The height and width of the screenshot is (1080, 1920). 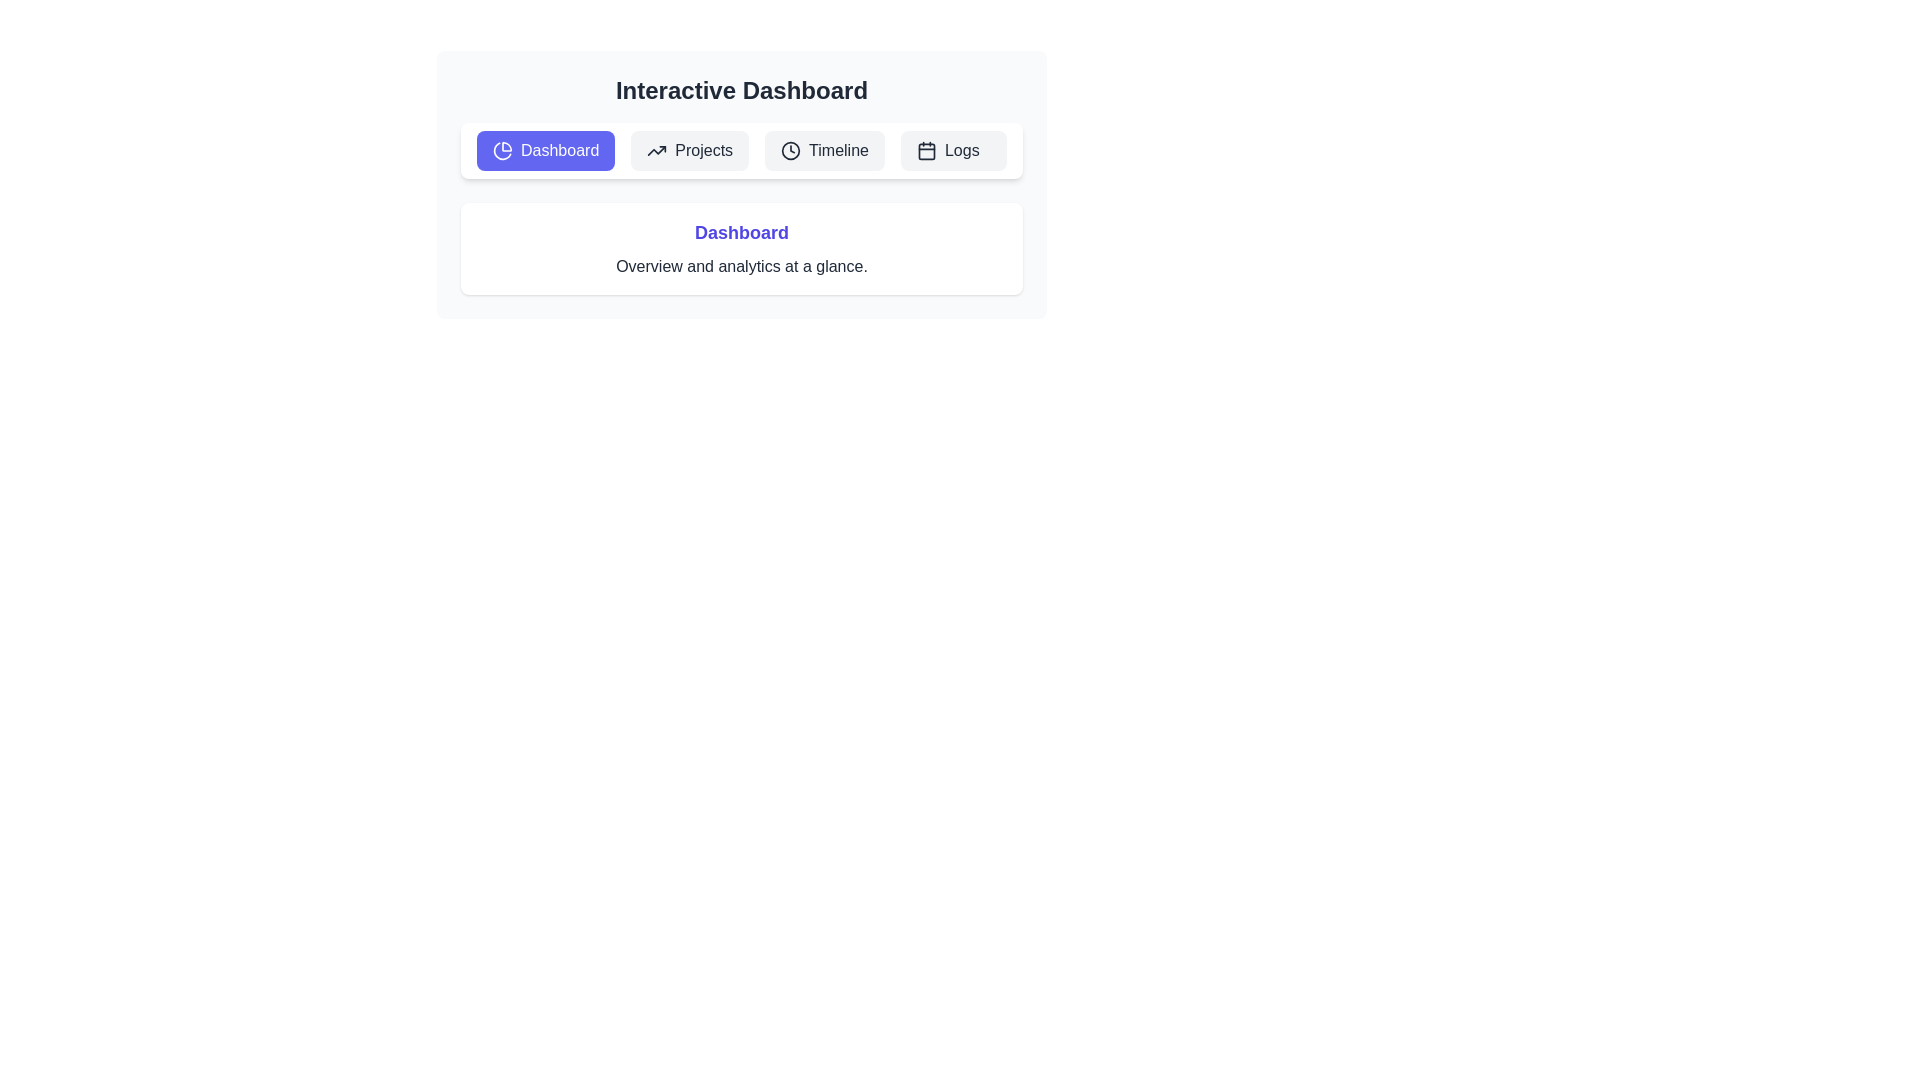 I want to click on the 'Projects' button, which is a rounded button with a light gray background, an upward arrow icon, and the text 'Projects' in black, so click(x=690, y=149).